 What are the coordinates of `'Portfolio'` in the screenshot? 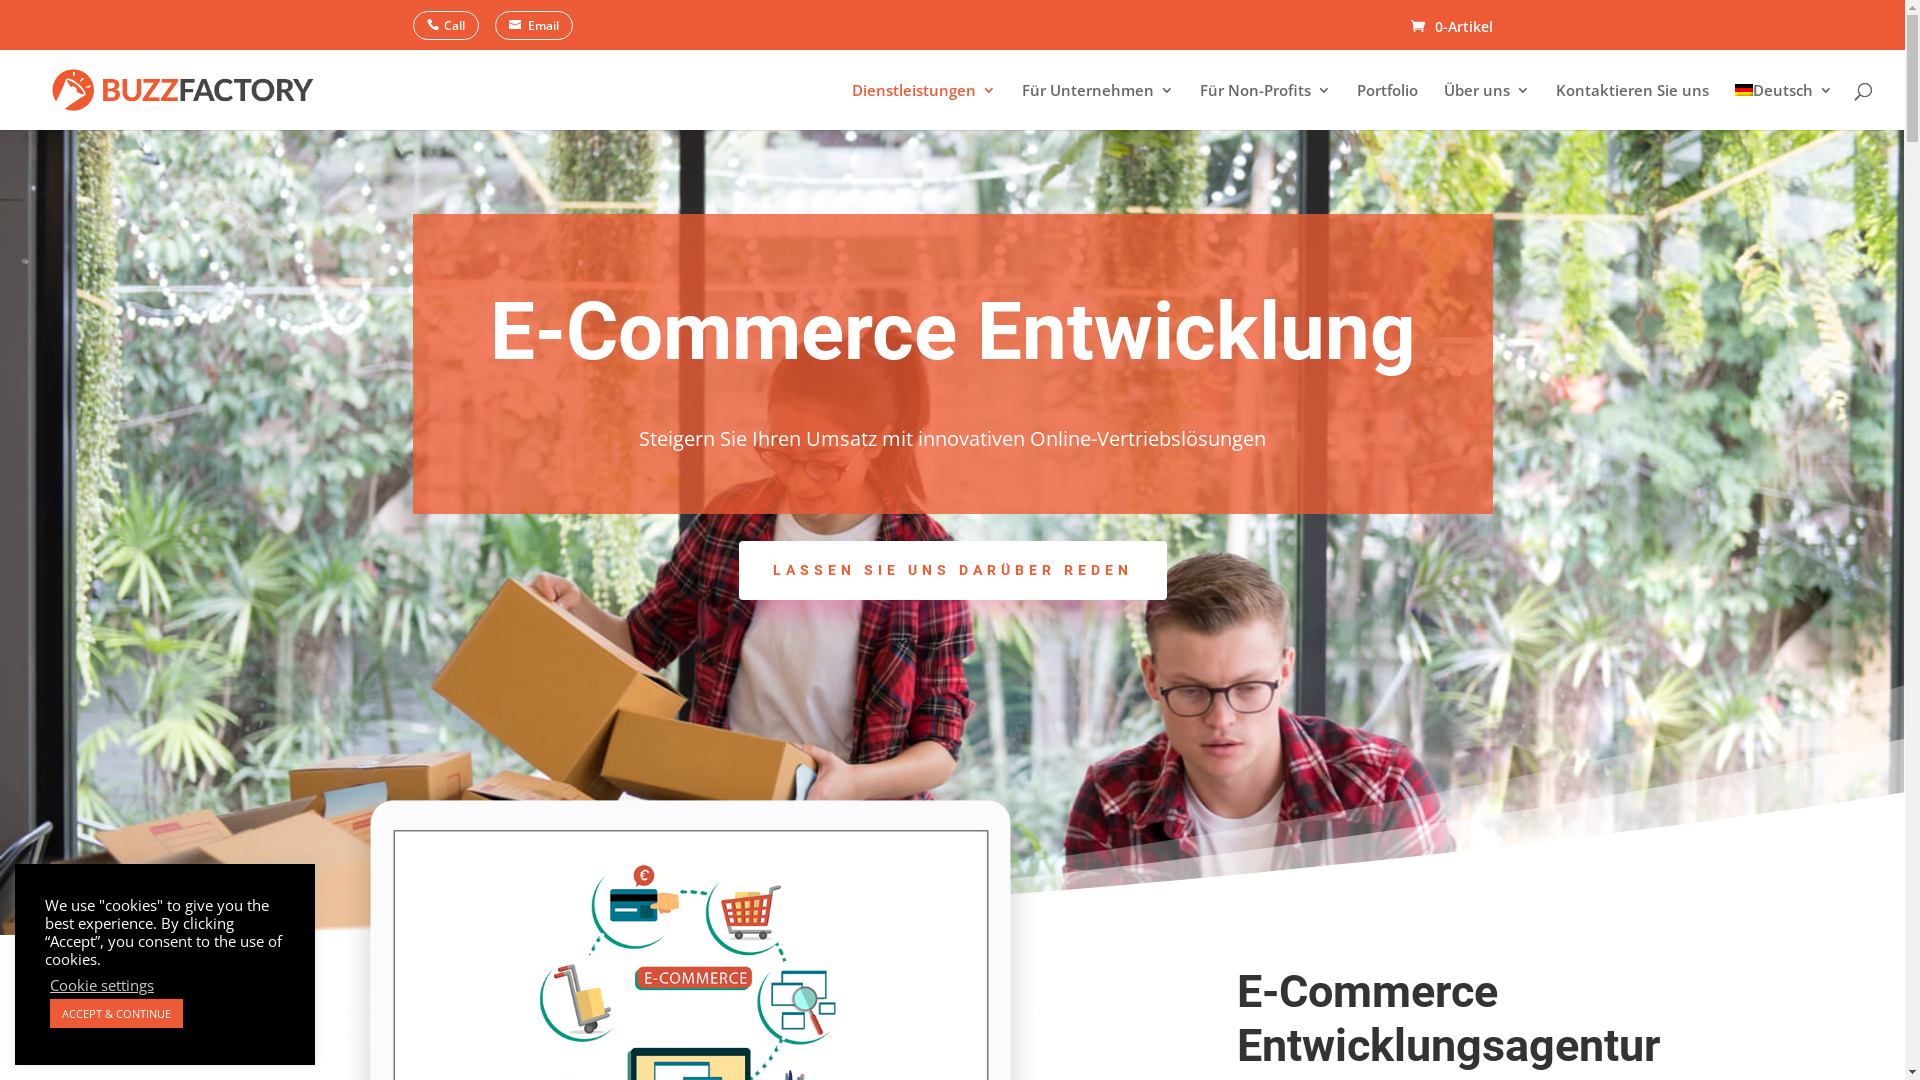 It's located at (1386, 106).